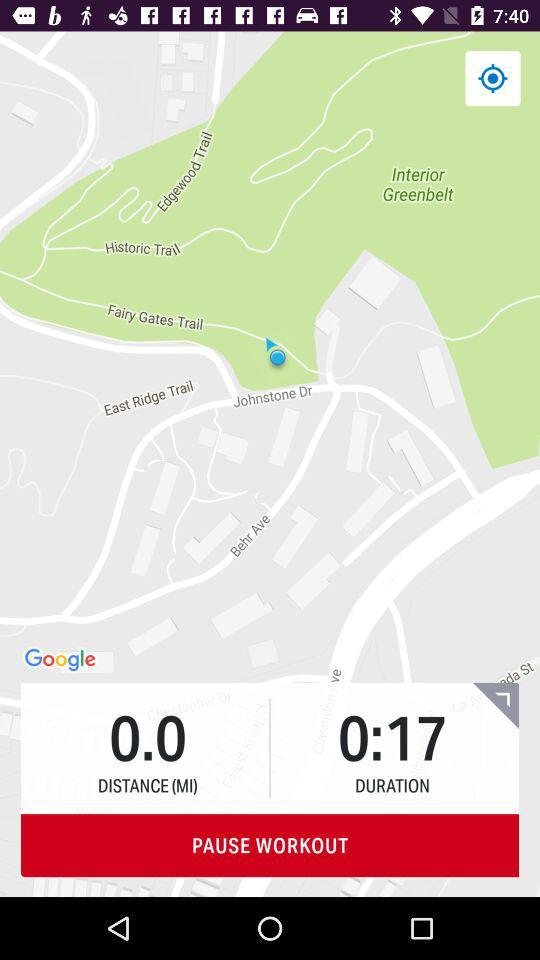 This screenshot has height=960, width=540. I want to click on show current location, so click(491, 78).